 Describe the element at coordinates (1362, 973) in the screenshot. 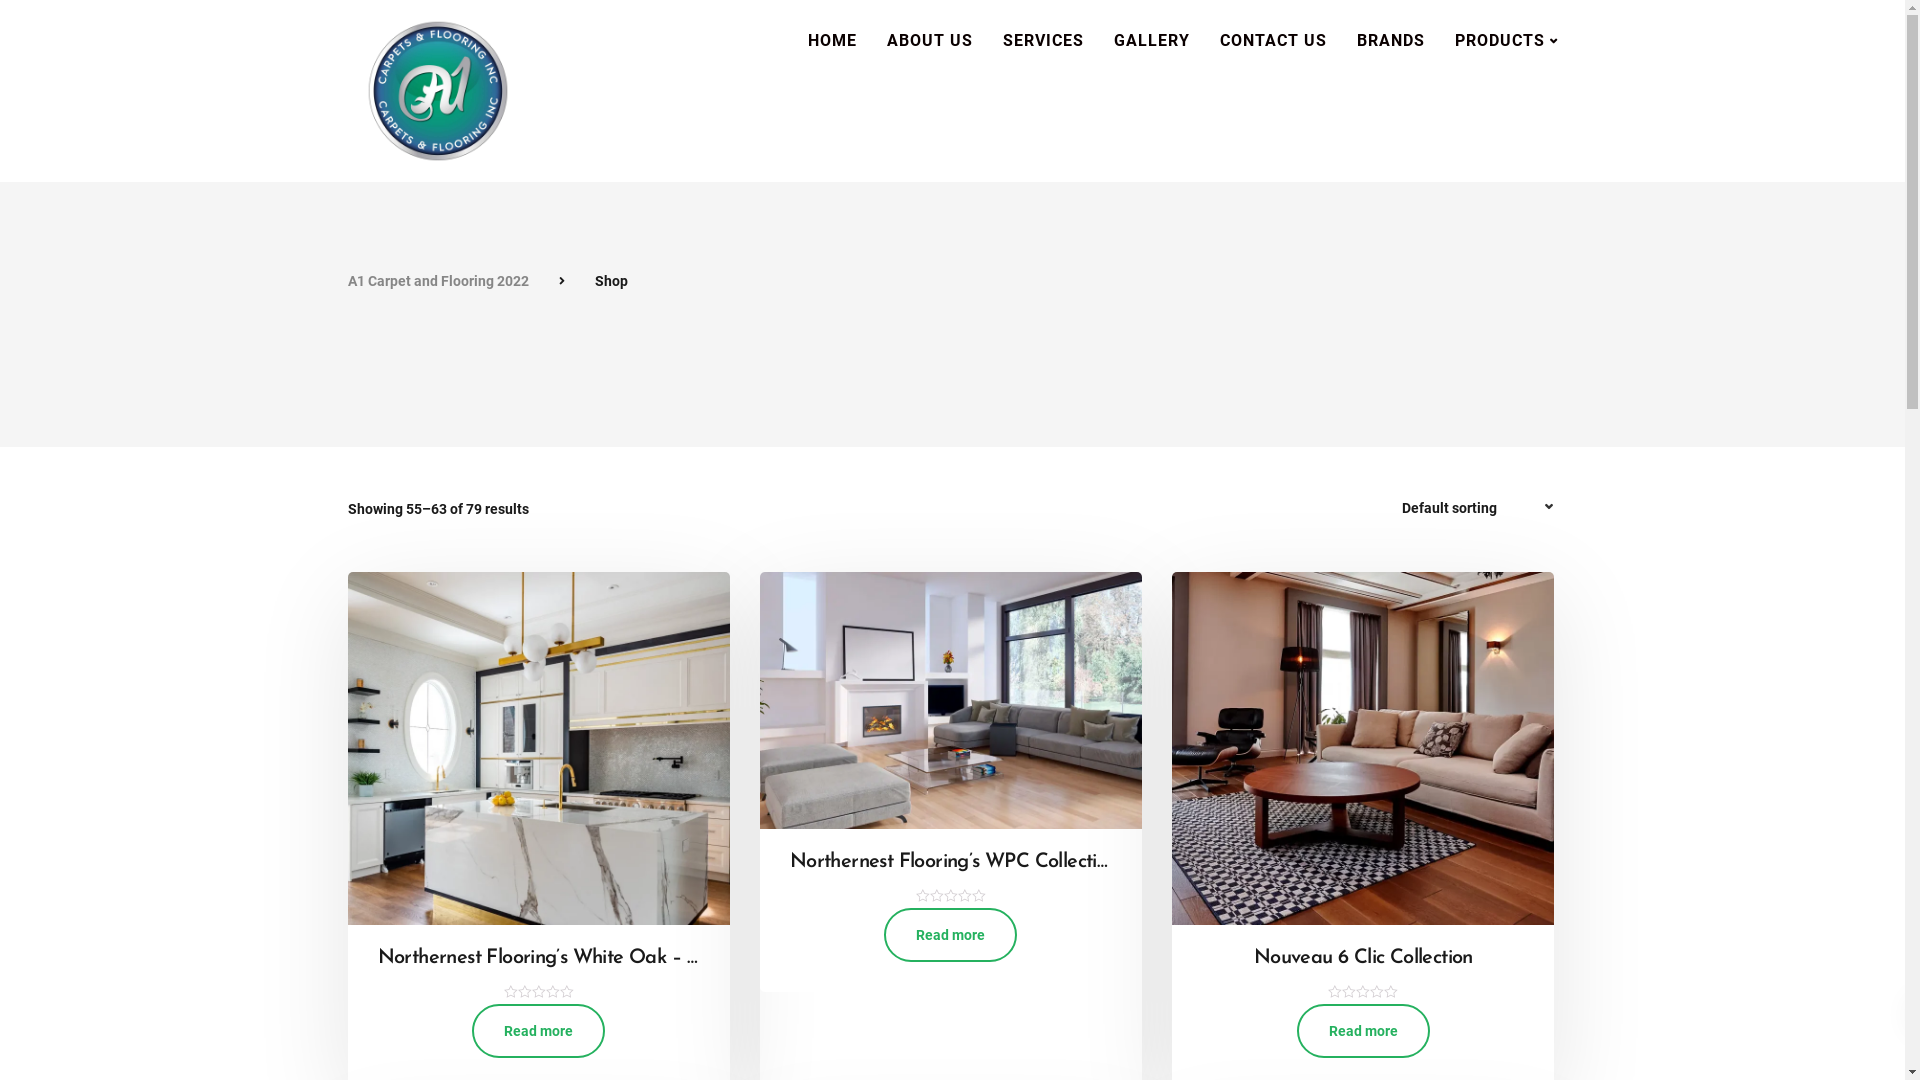

I see `'Nouveau 6 Clic Collection'` at that location.